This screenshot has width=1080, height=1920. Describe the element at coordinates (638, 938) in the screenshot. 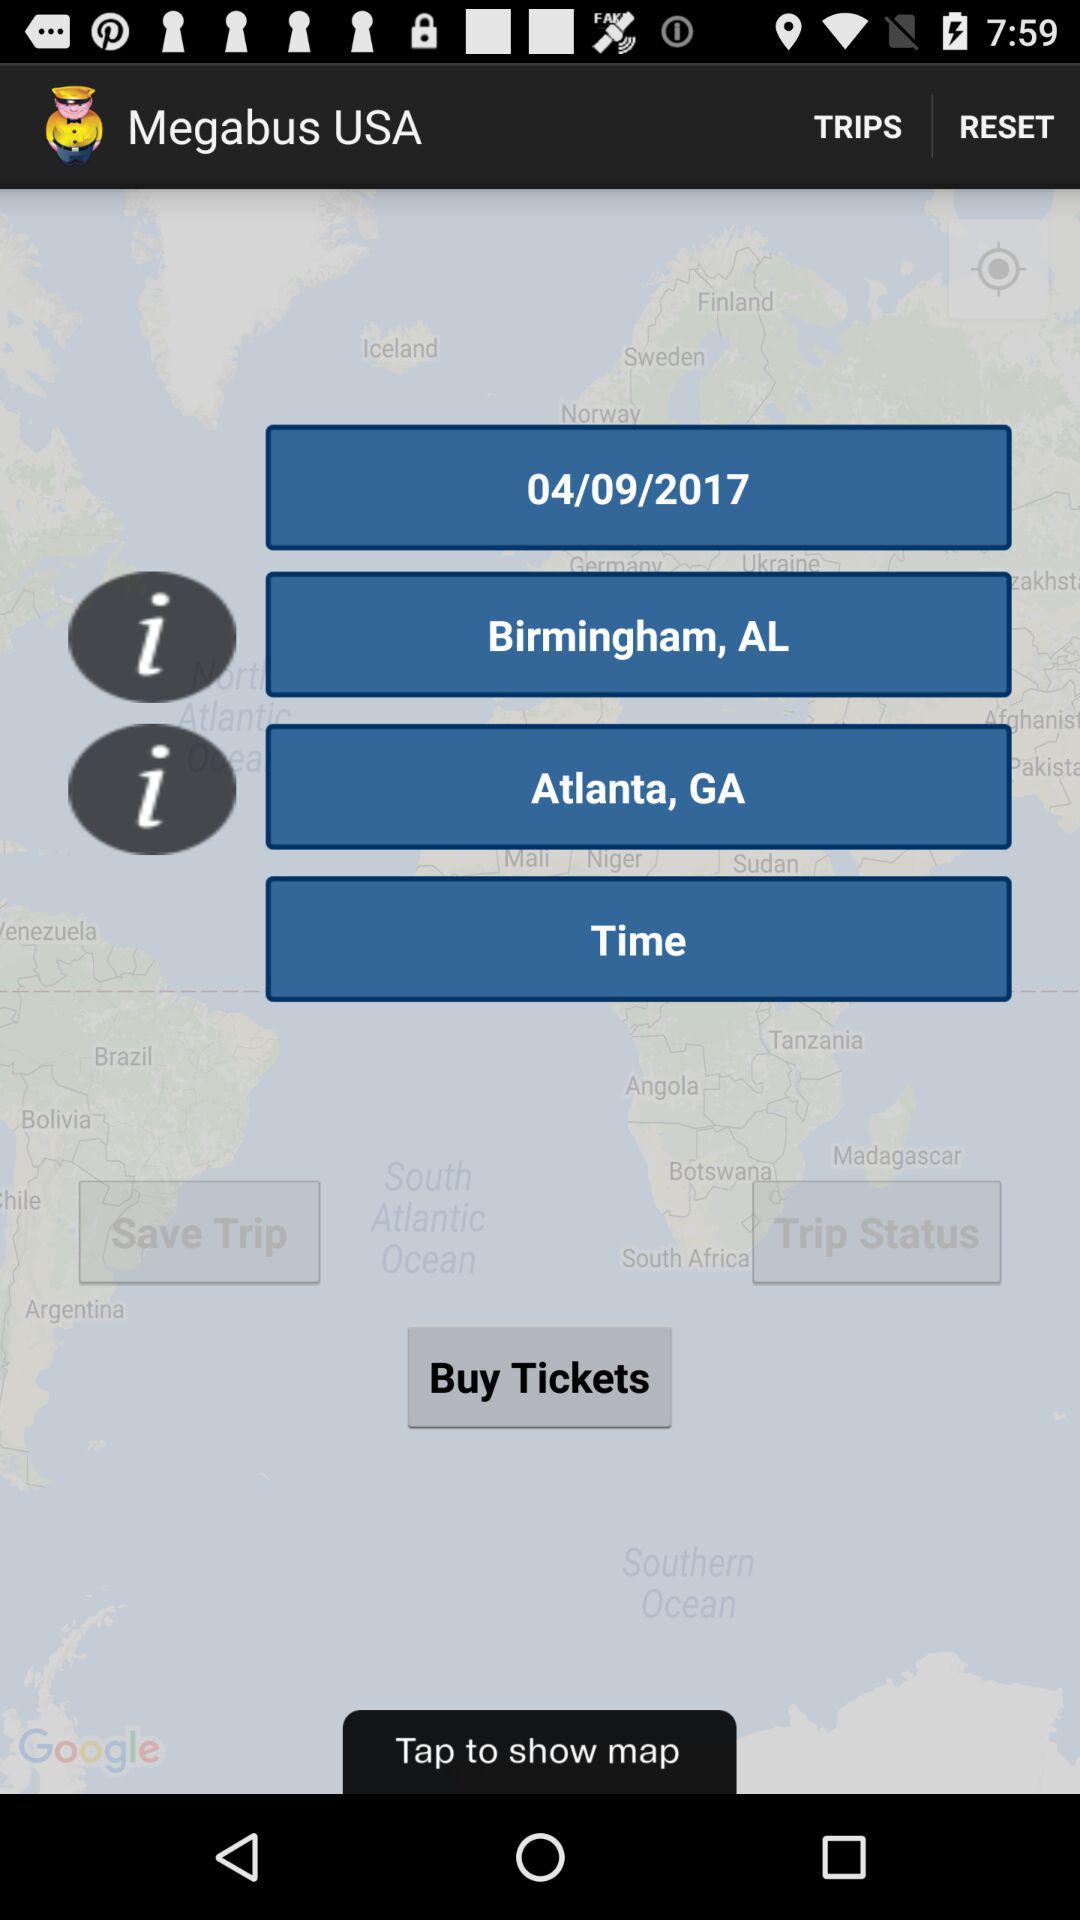

I see `the button above the save trip` at that location.